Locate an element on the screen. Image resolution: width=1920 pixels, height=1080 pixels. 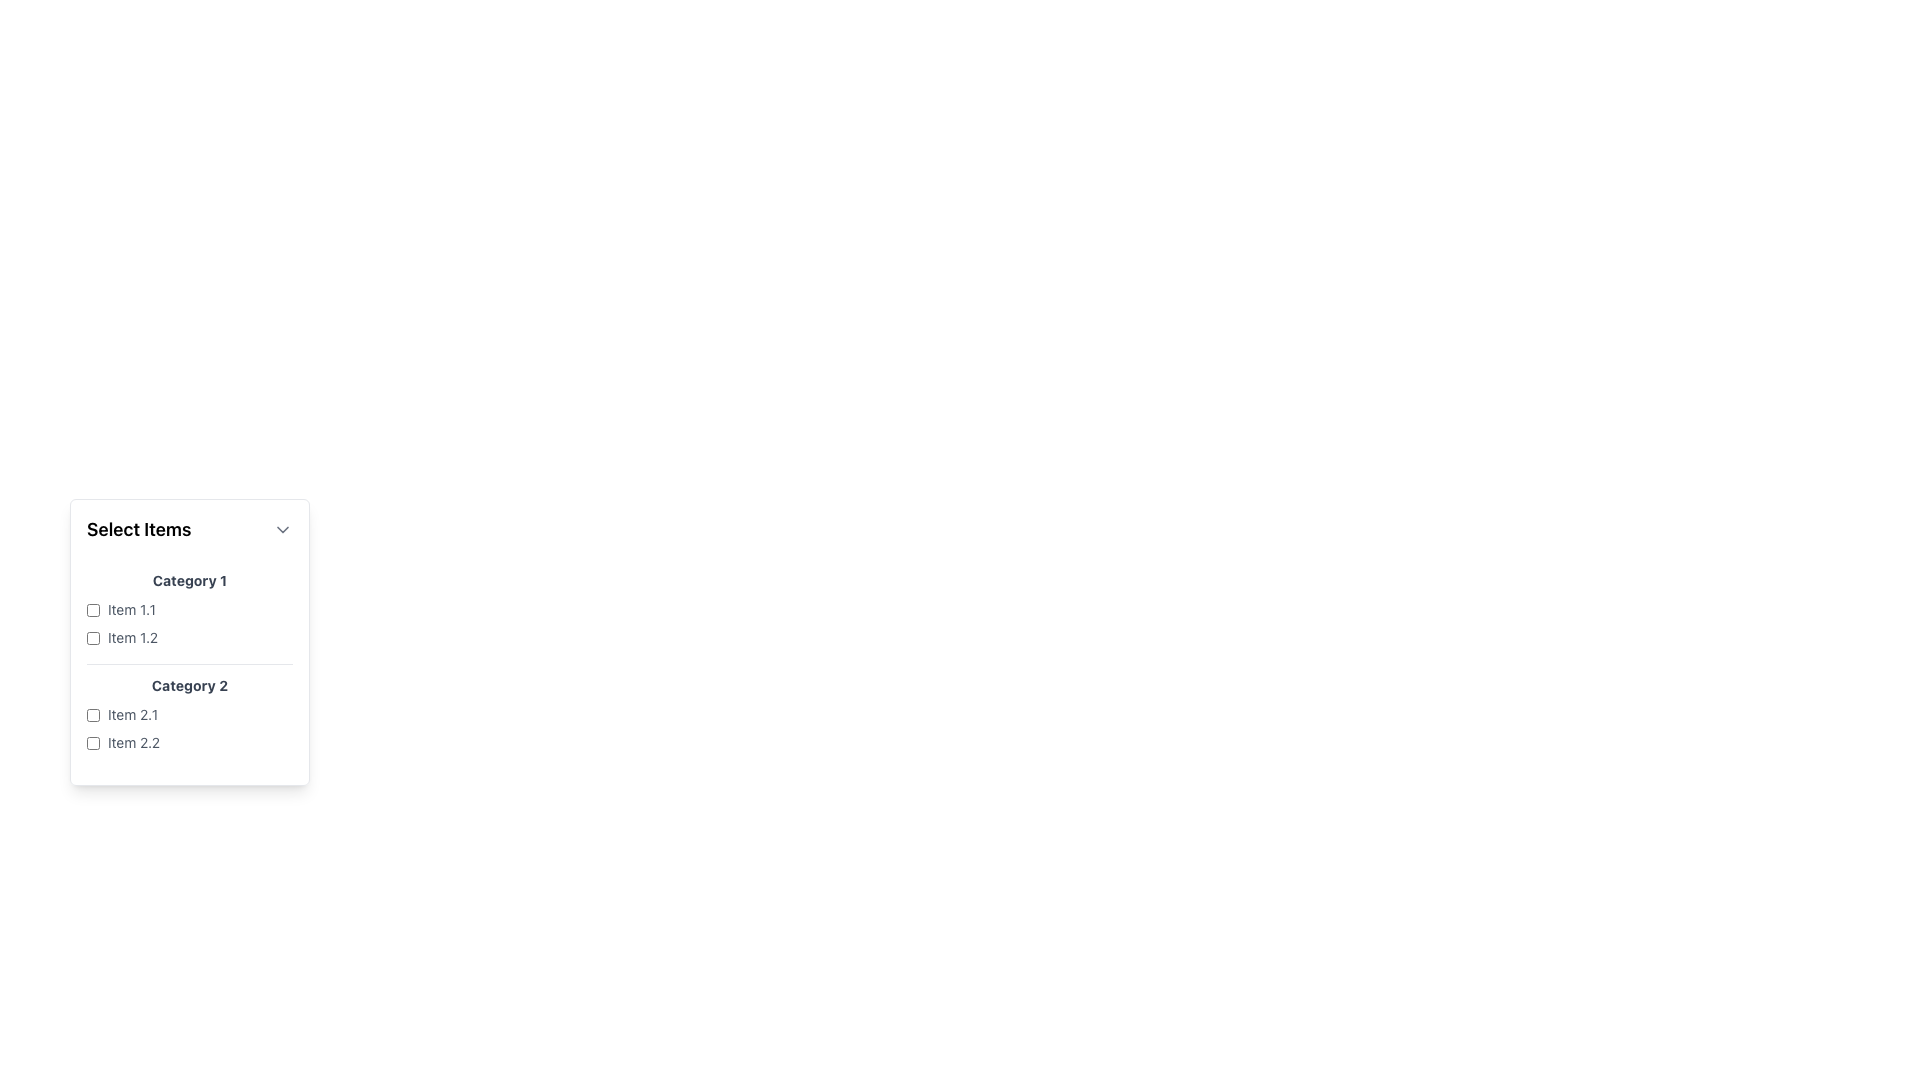
the labeled checkbox under 'Category 2' is located at coordinates (190, 713).